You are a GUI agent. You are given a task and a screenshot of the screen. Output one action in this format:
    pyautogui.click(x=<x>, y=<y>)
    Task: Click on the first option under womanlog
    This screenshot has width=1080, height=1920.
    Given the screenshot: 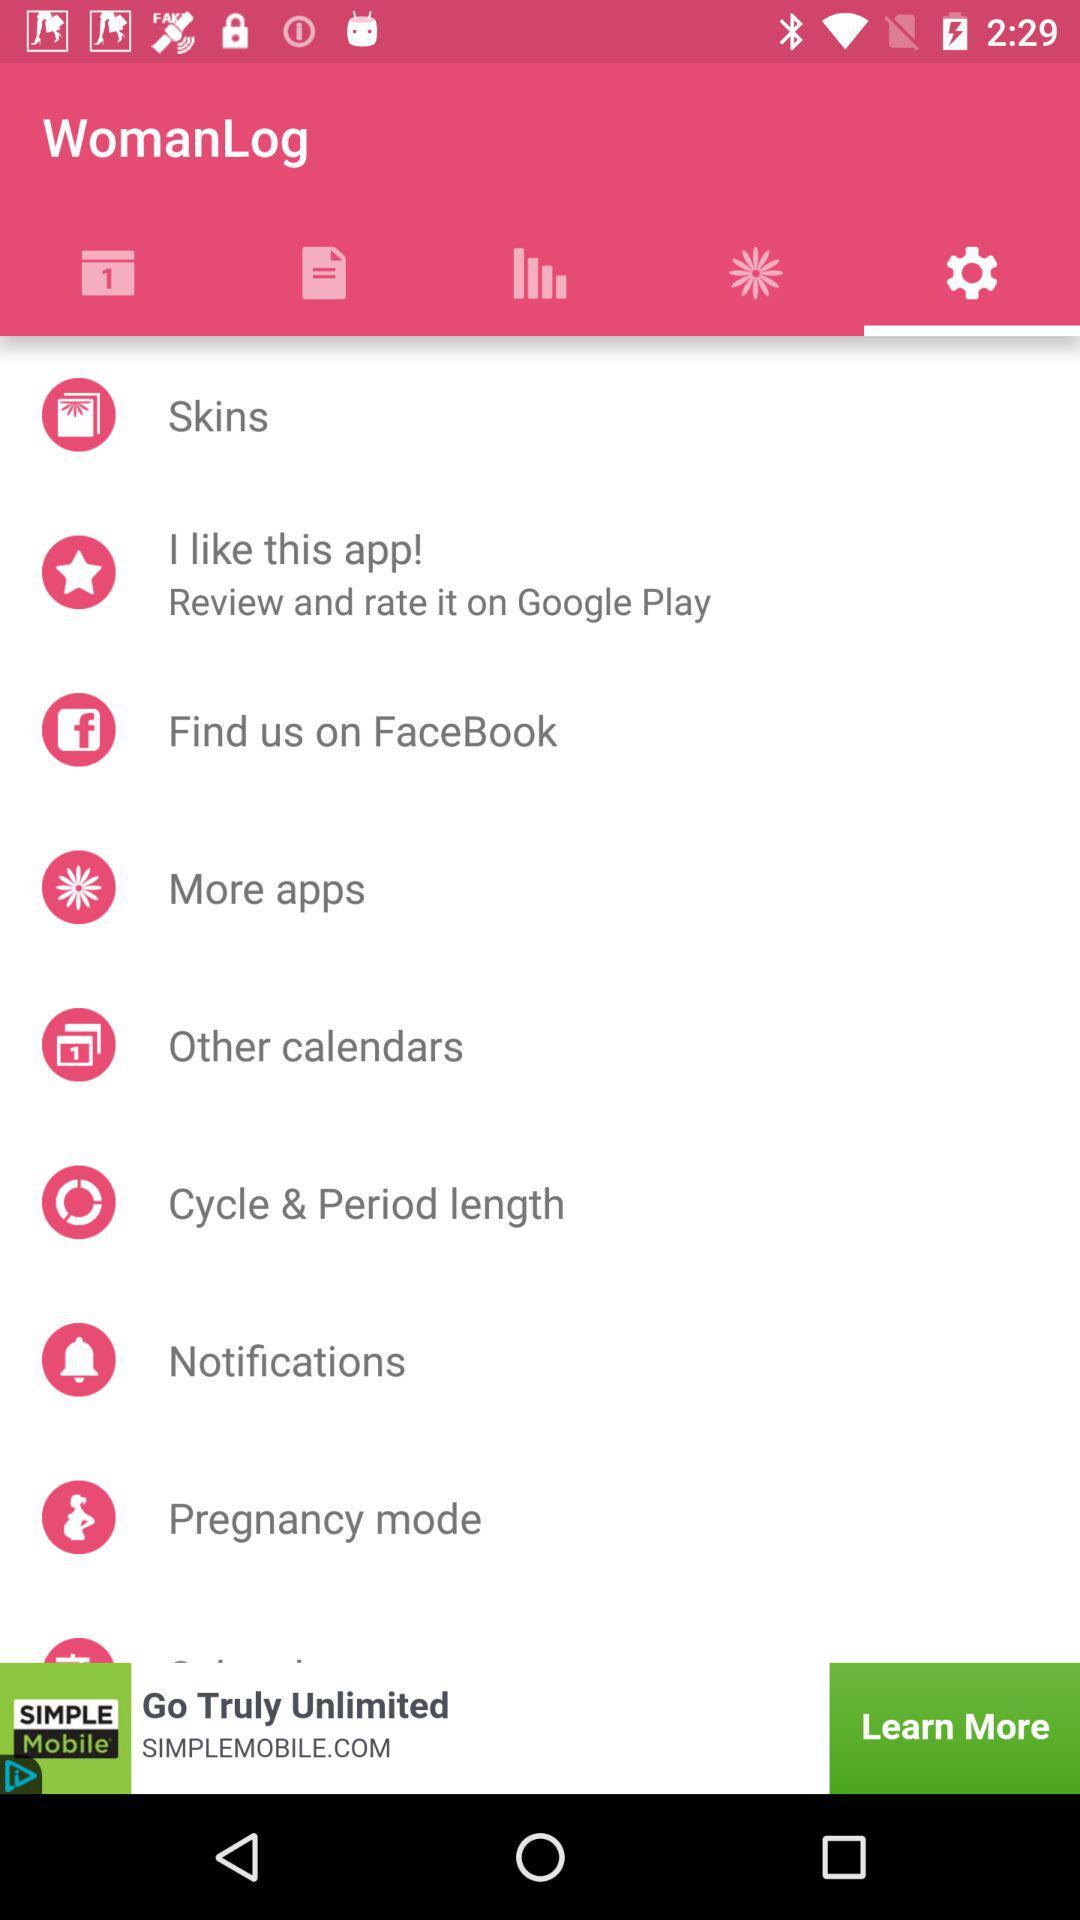 What is the action you would take?
    pyautogui.click(x=108, y=272)
    